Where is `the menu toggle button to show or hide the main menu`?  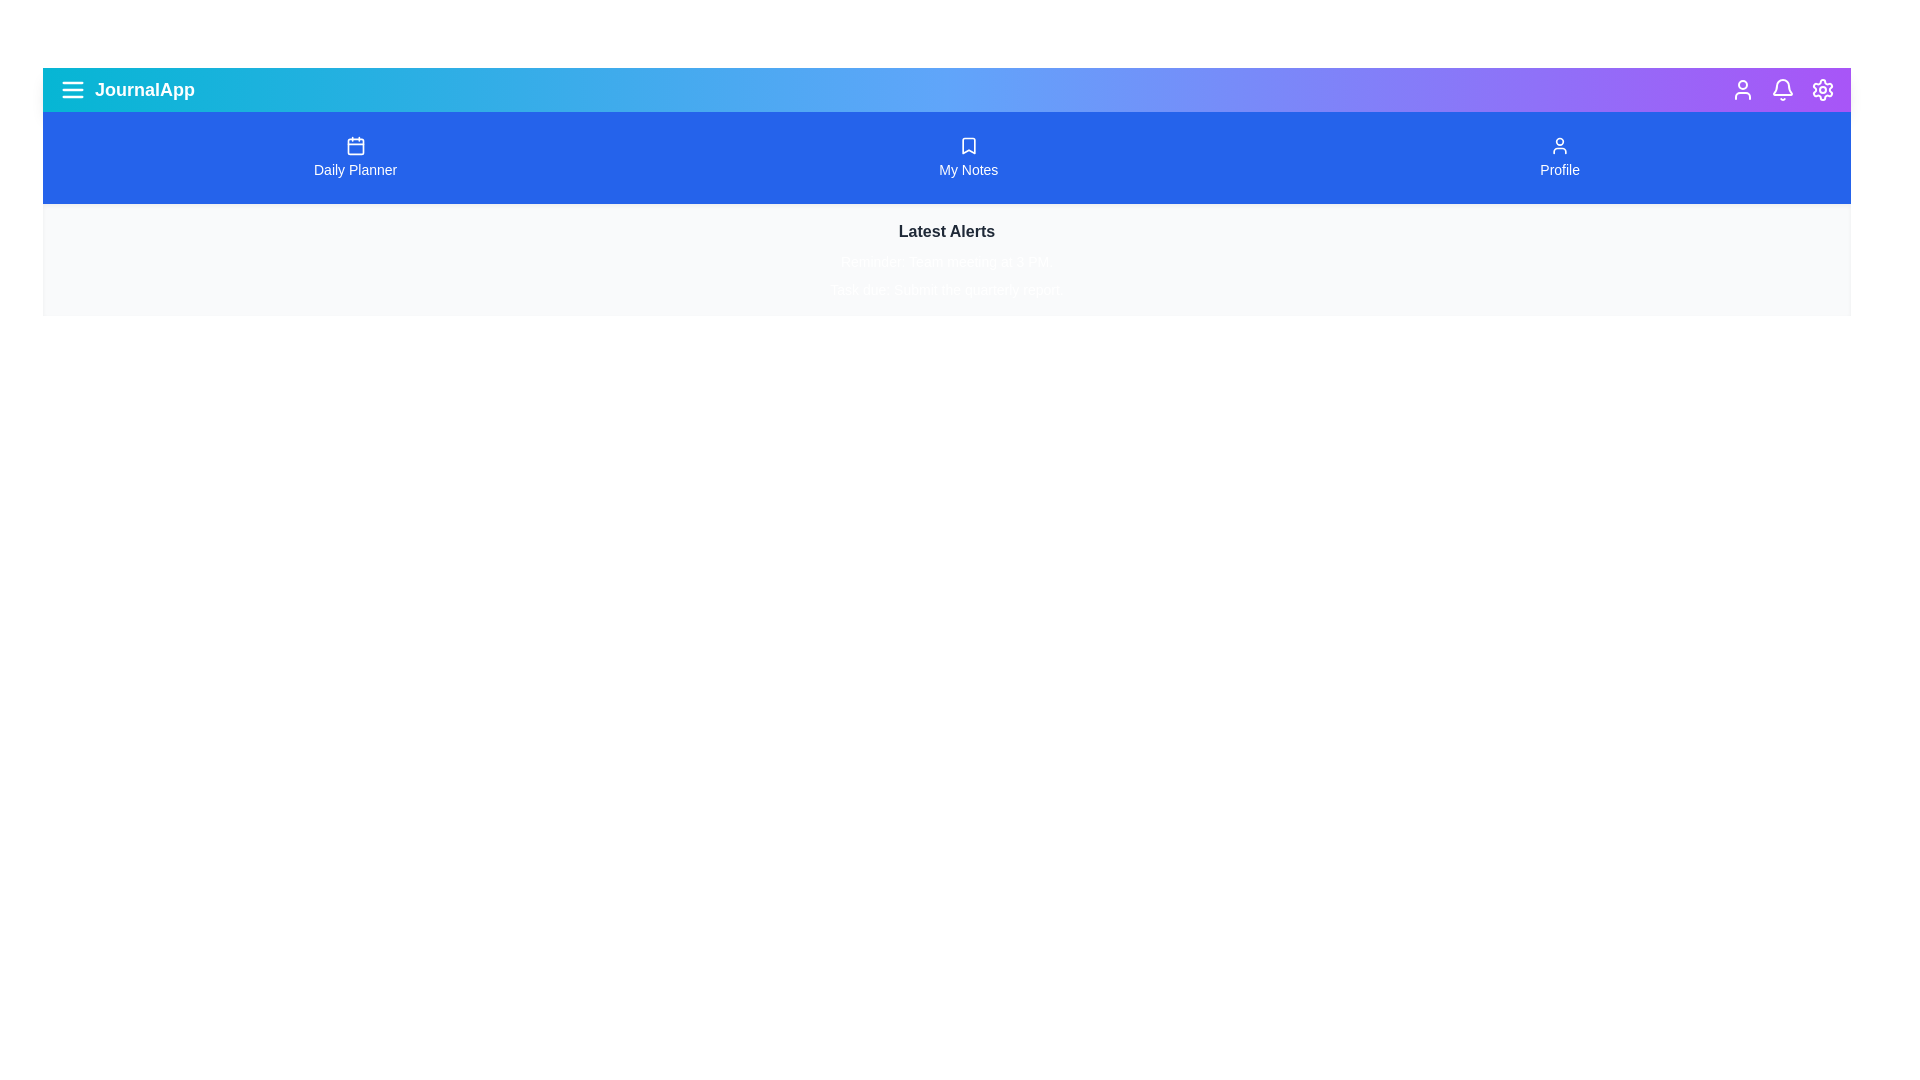 the menu toggle button to show or hide the main menu is located at coordinates (72, 88).